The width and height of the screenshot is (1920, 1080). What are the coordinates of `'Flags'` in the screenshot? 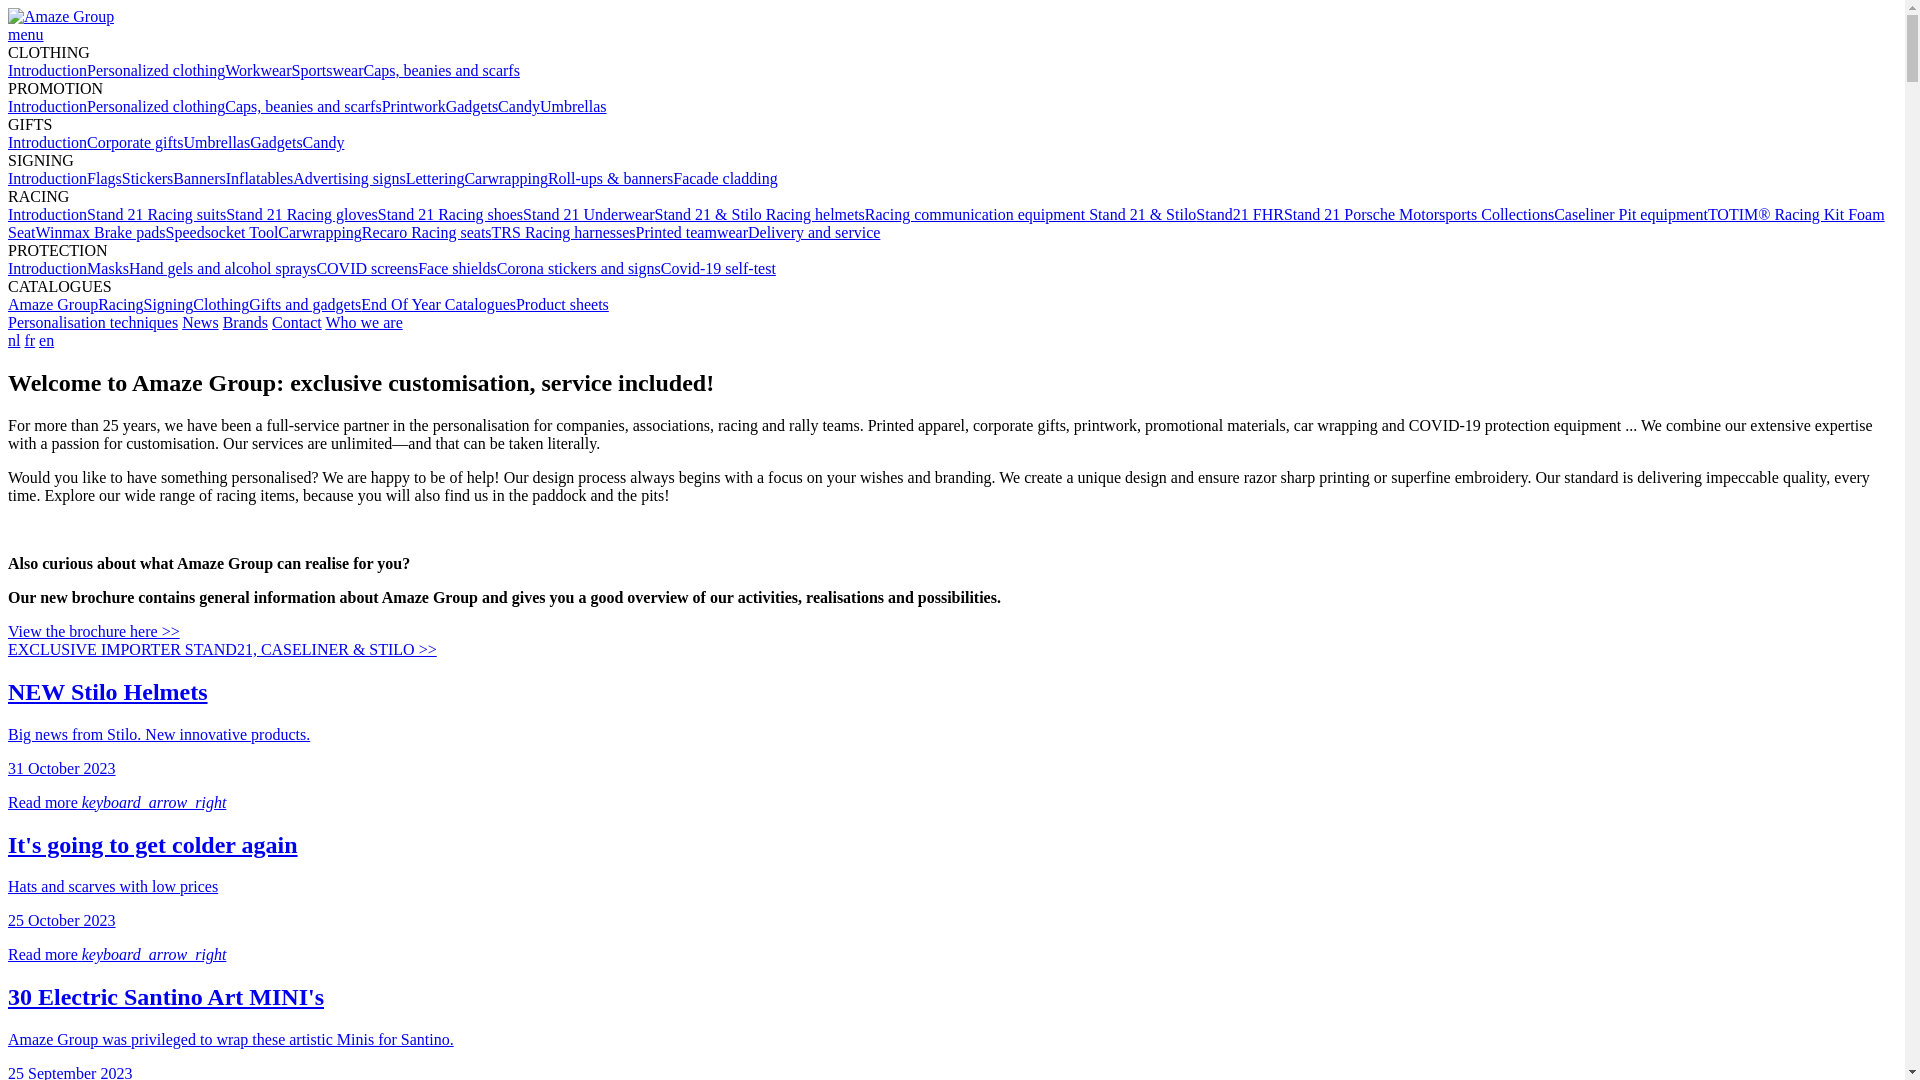 It's located at (85, 177).